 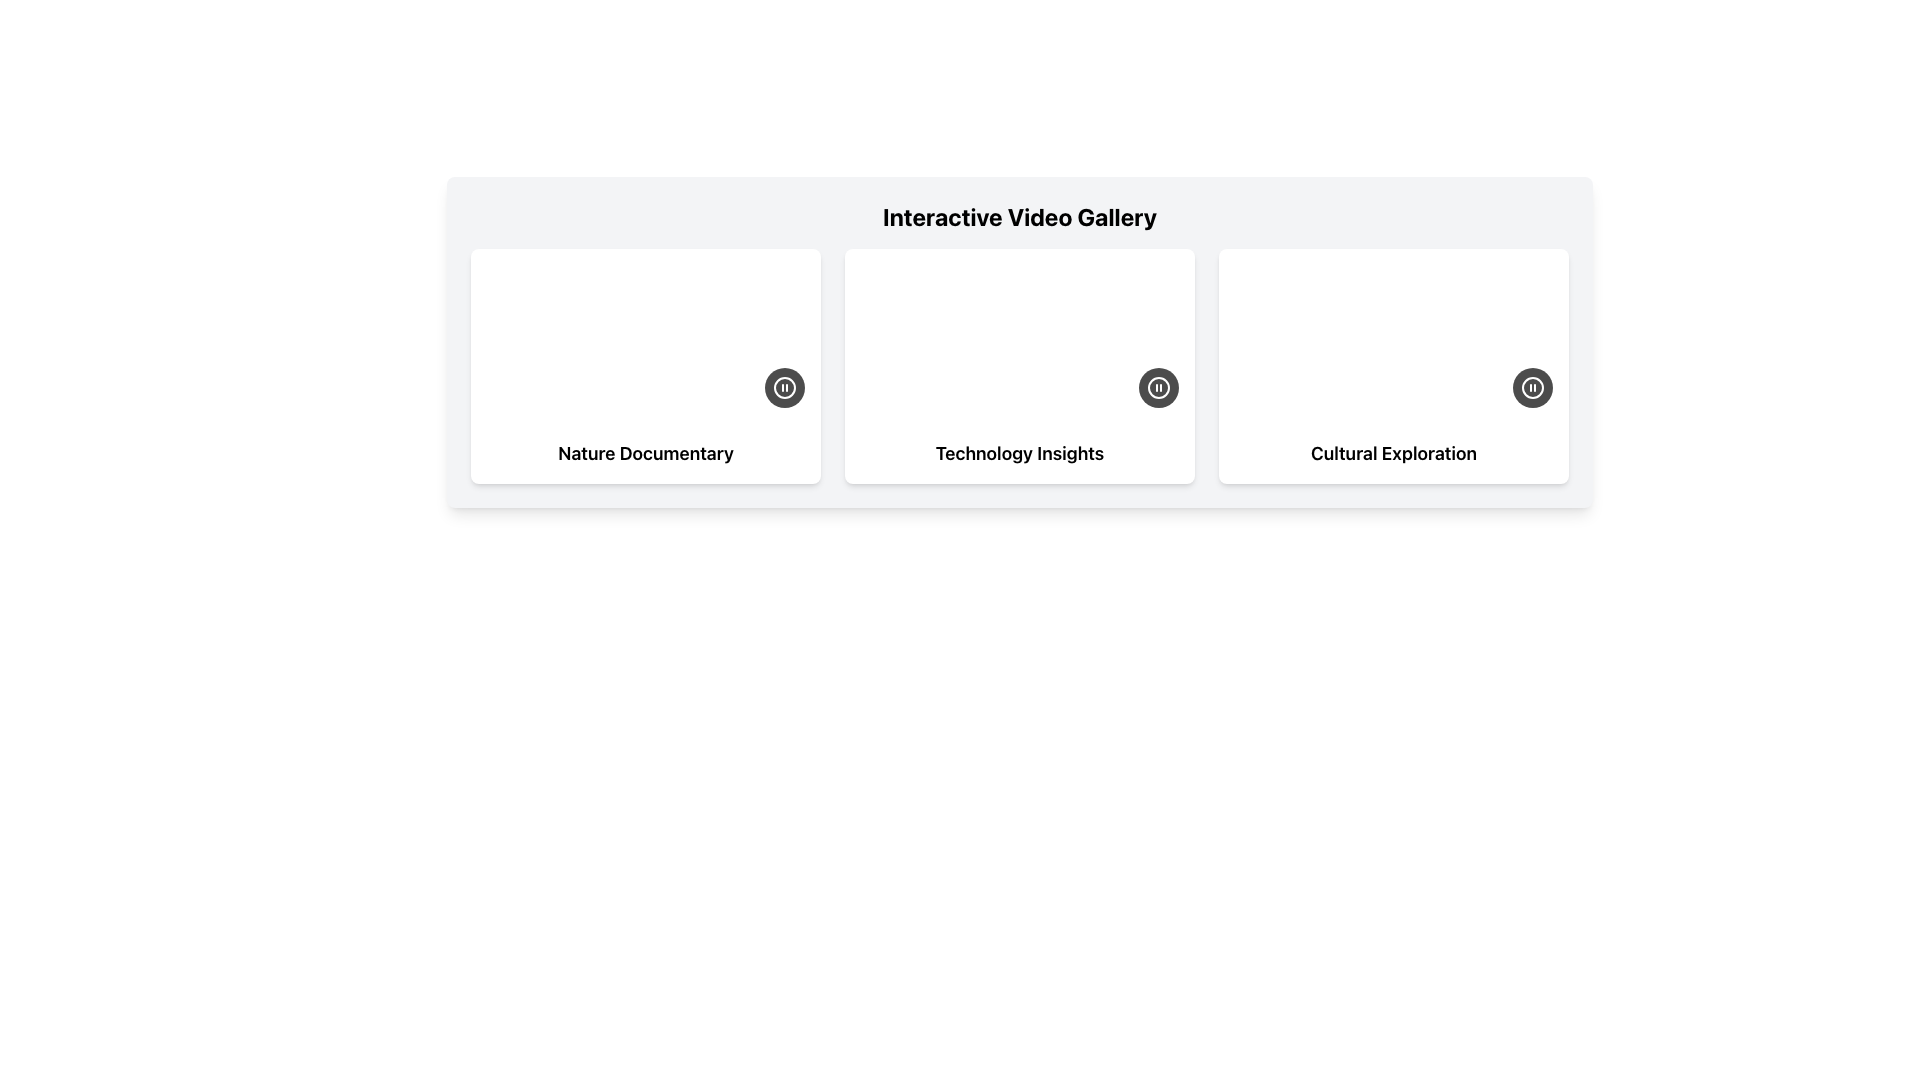 I want to click on the middle card in the 'Interactive Video Gallery' titled 'Technology Insights', so click(x=1019, y=366).